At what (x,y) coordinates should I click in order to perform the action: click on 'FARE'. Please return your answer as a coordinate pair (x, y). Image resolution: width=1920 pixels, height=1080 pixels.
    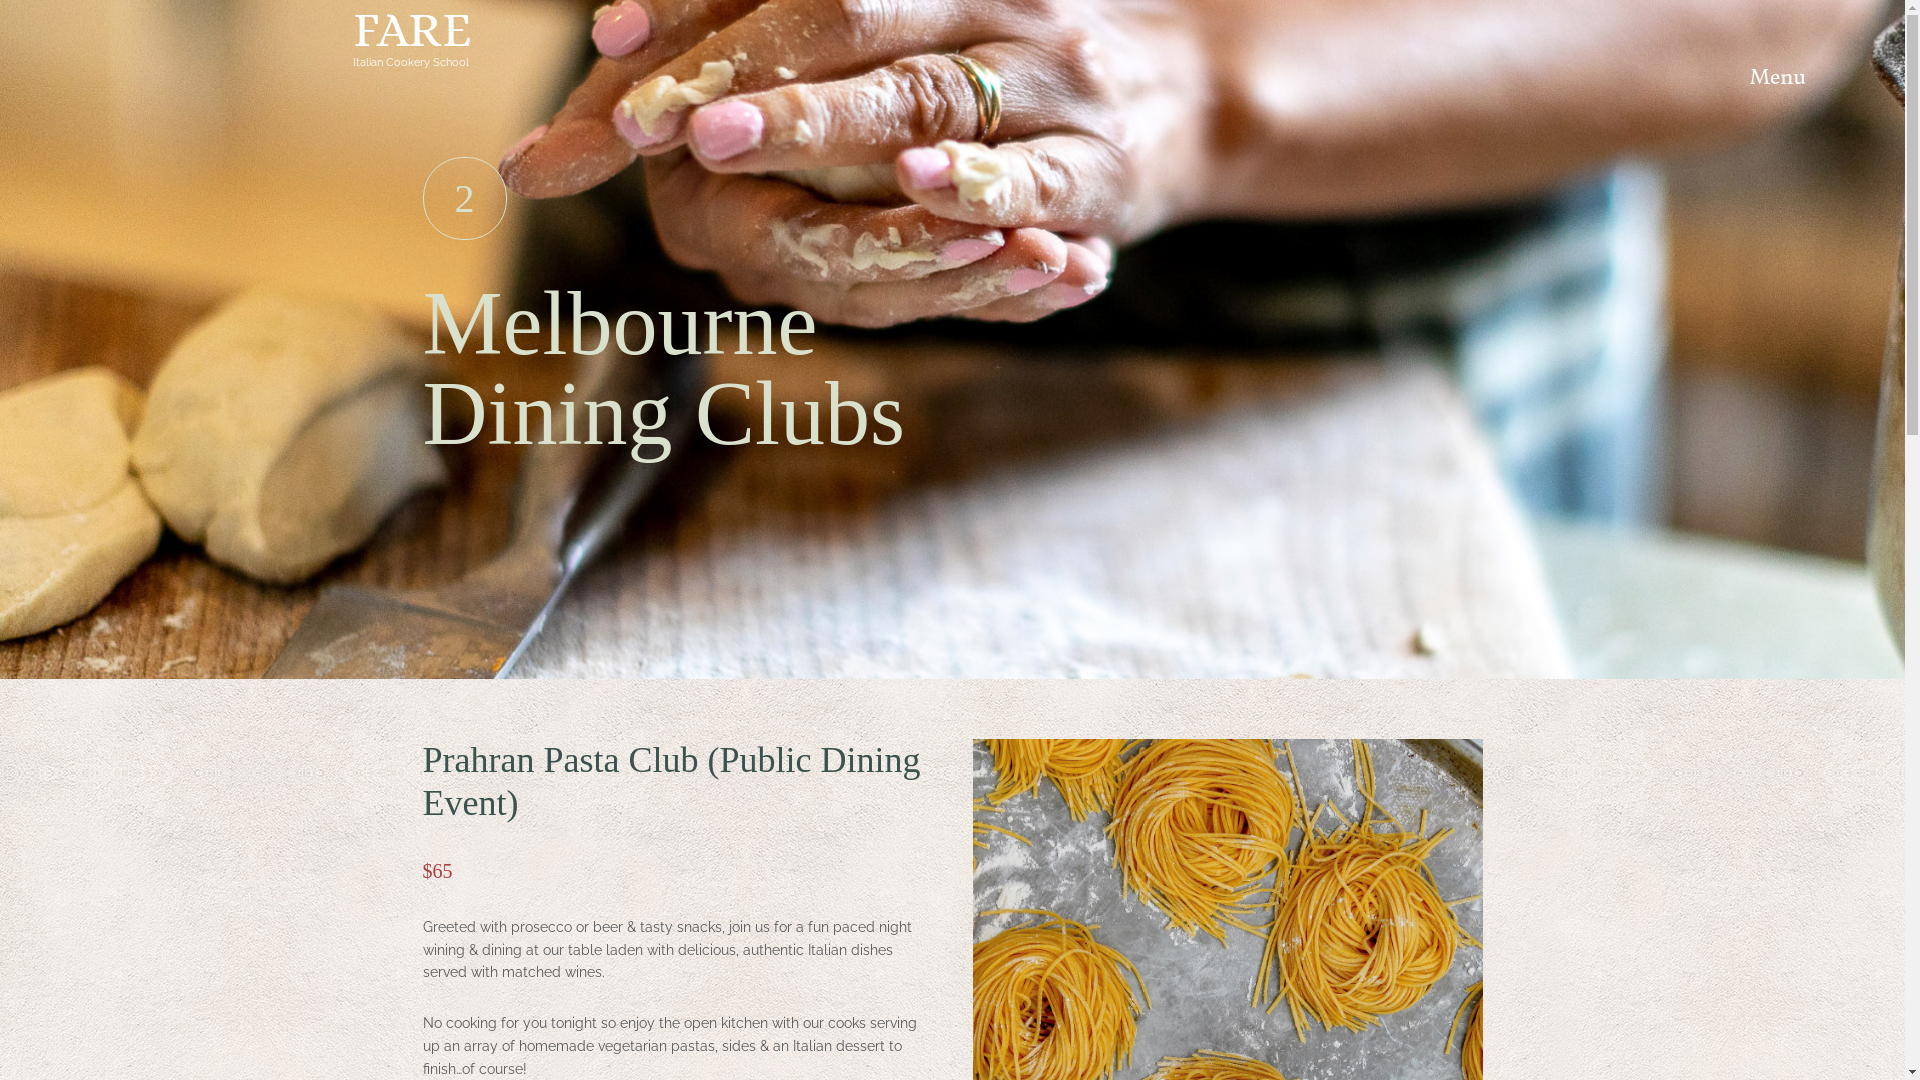
    Looking at the image, I should click on (410, 30).